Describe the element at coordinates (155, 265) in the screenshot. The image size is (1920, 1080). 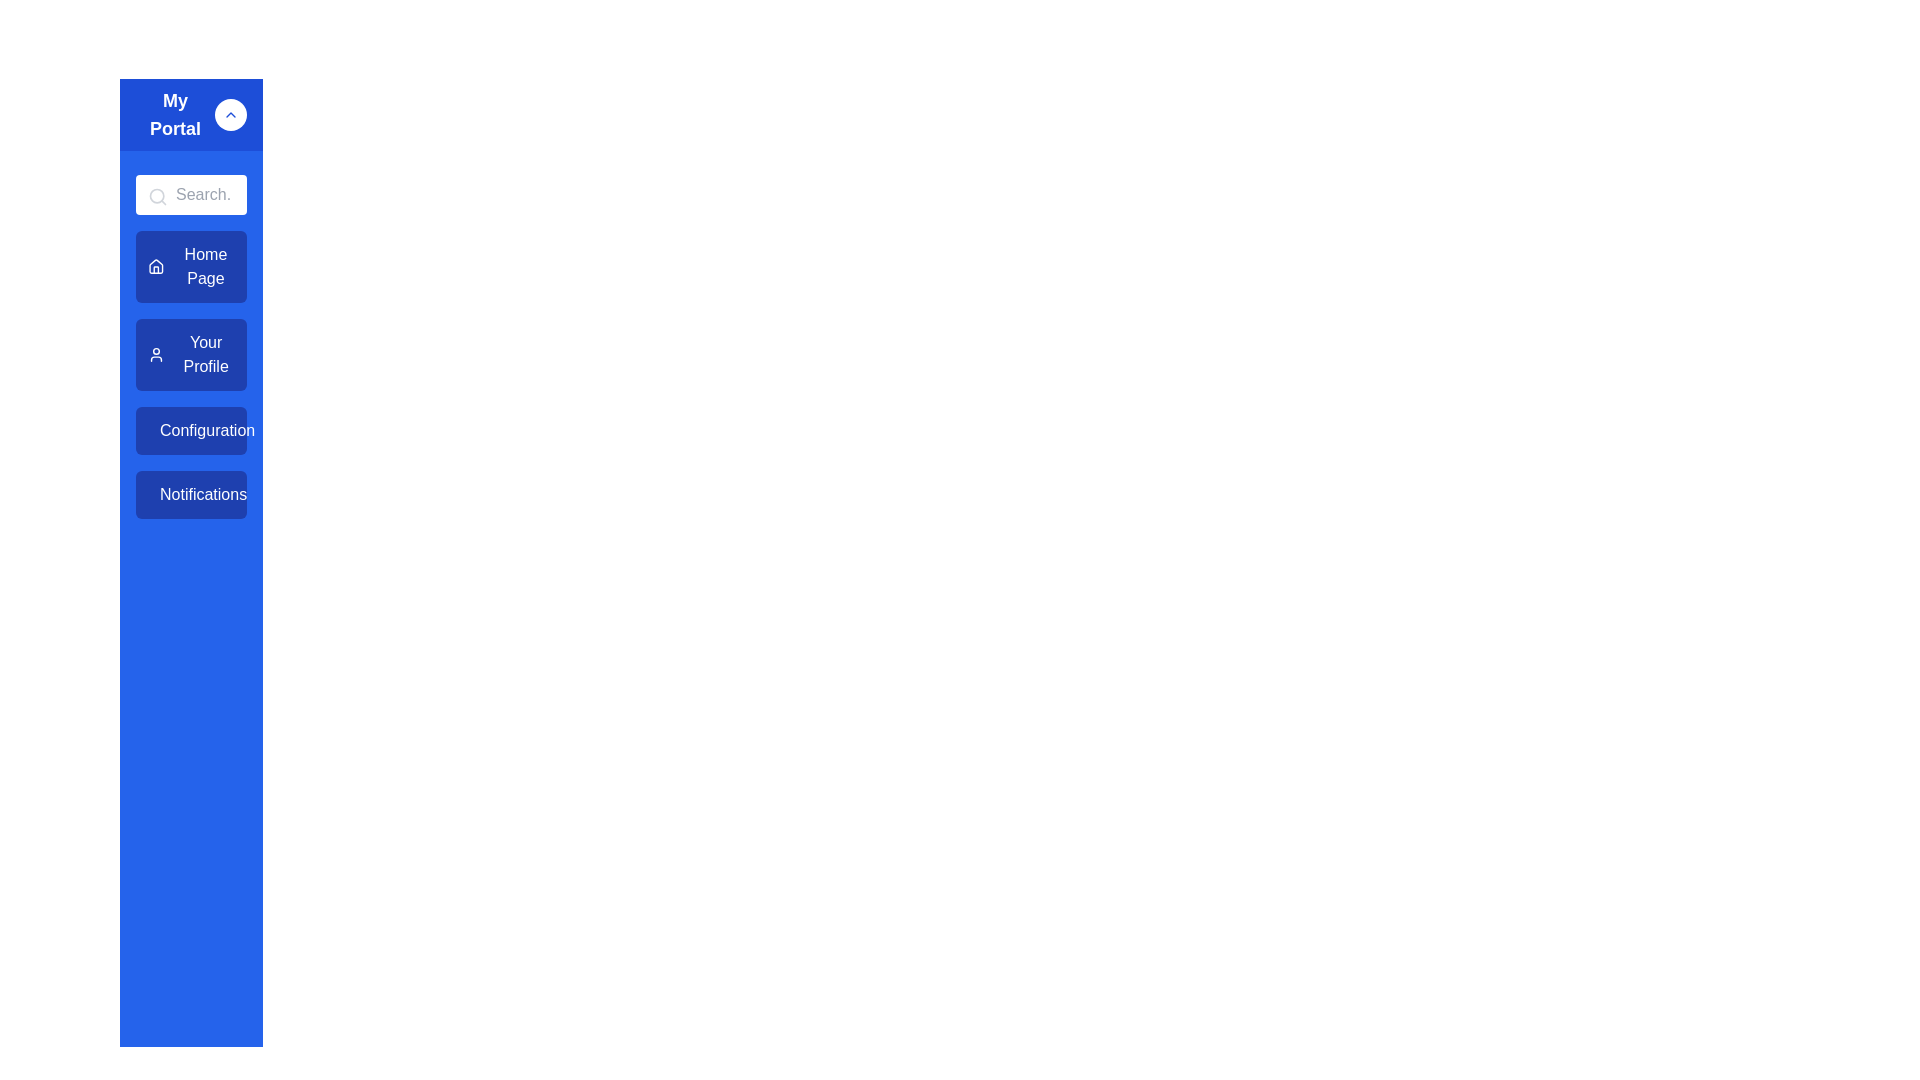
I see `the house icon in the sidebar` at that location.